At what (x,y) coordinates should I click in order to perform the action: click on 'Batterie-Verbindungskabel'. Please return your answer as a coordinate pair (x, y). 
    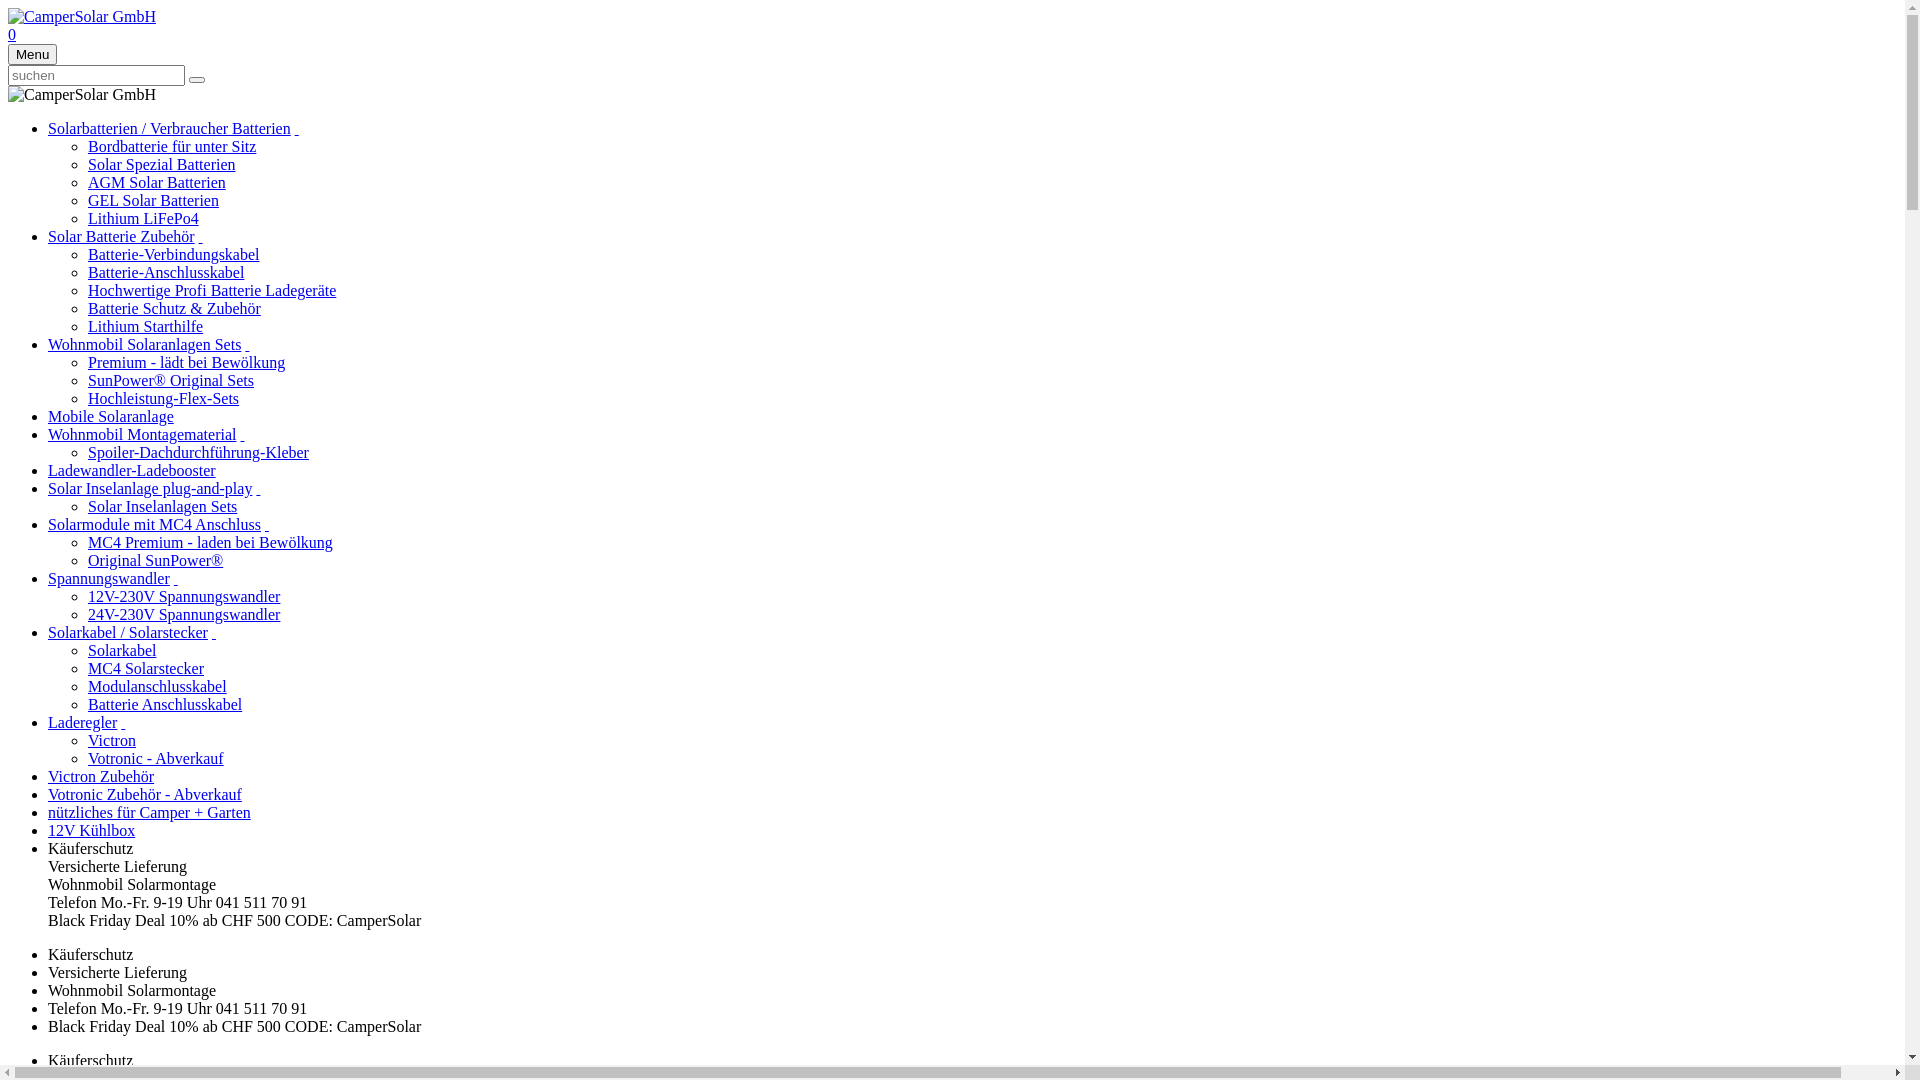
    Looking at the image, I should click on (173, 253).